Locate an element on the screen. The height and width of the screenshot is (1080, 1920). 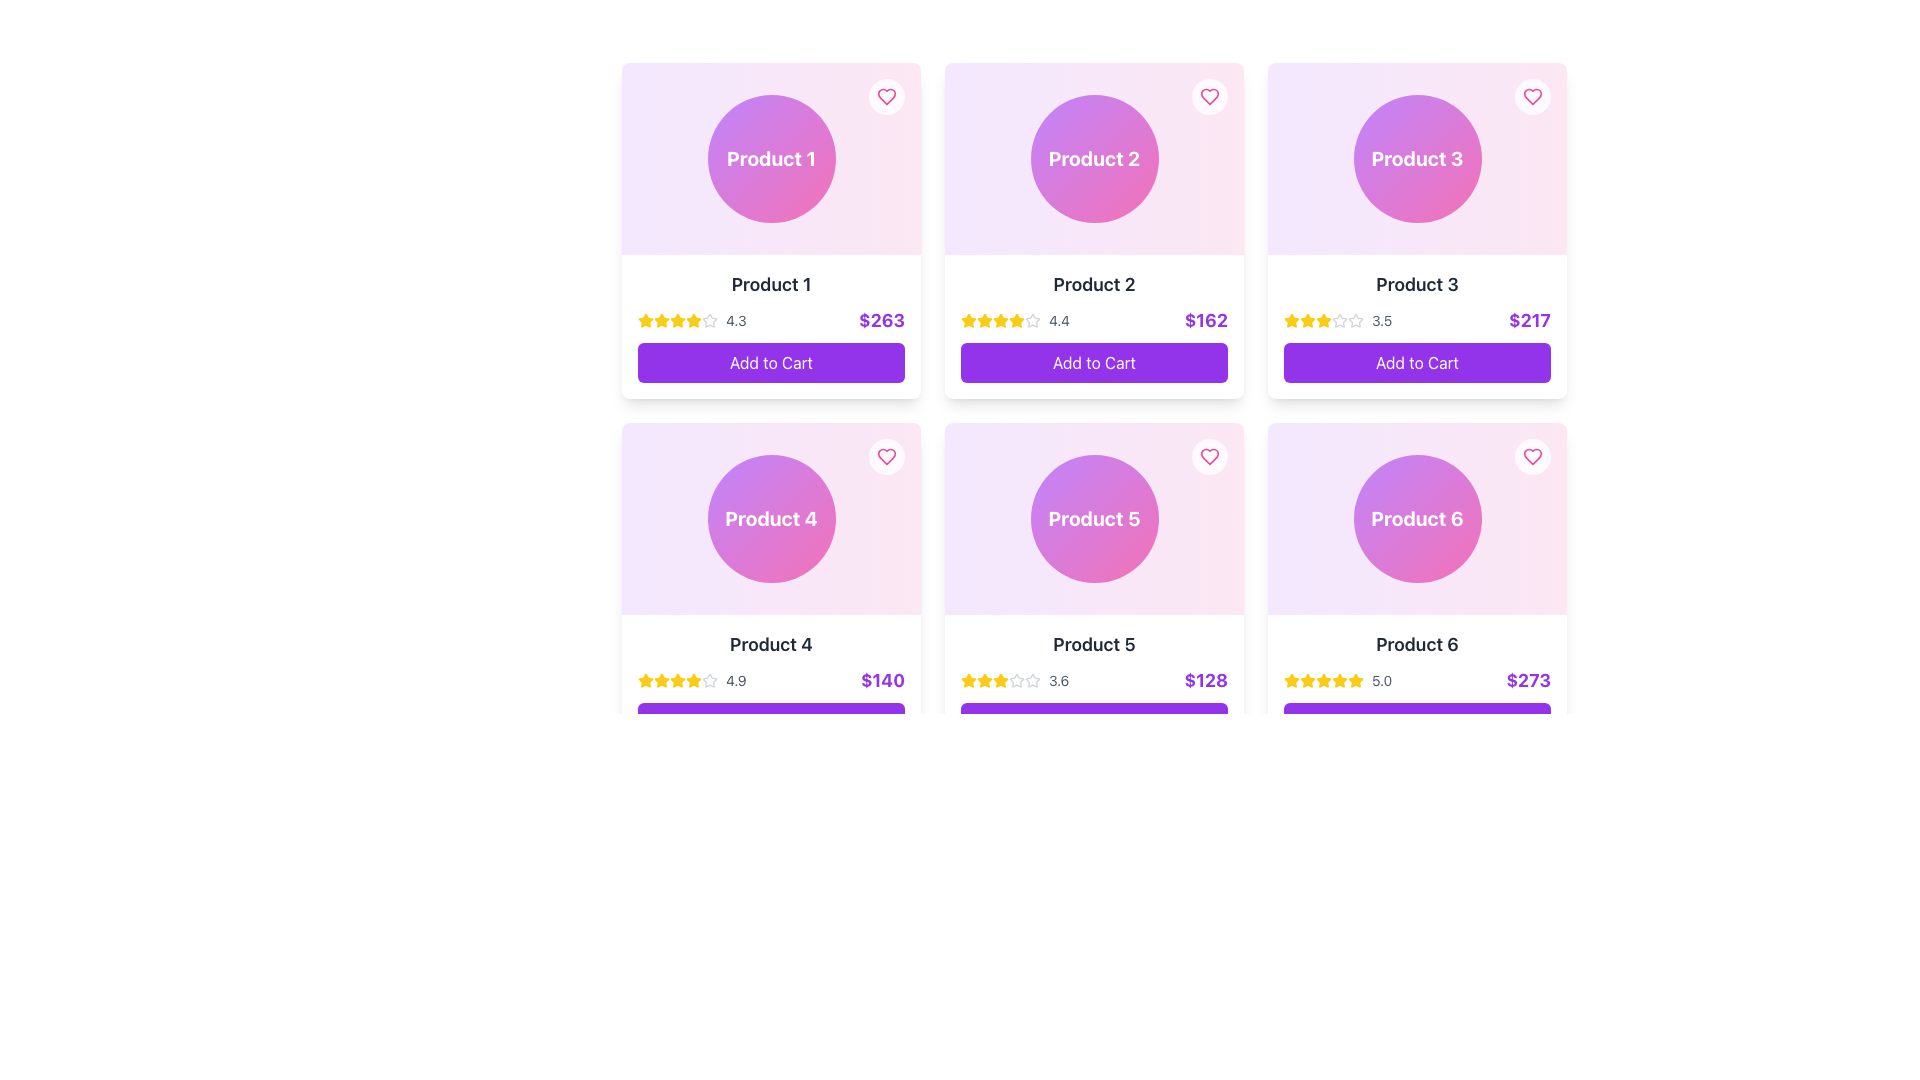
the fourth star icon used for ratings, which is a small, yellow, filled five-pointed star located in the second column of the first row under the product image is located at coordinates (677, 679).